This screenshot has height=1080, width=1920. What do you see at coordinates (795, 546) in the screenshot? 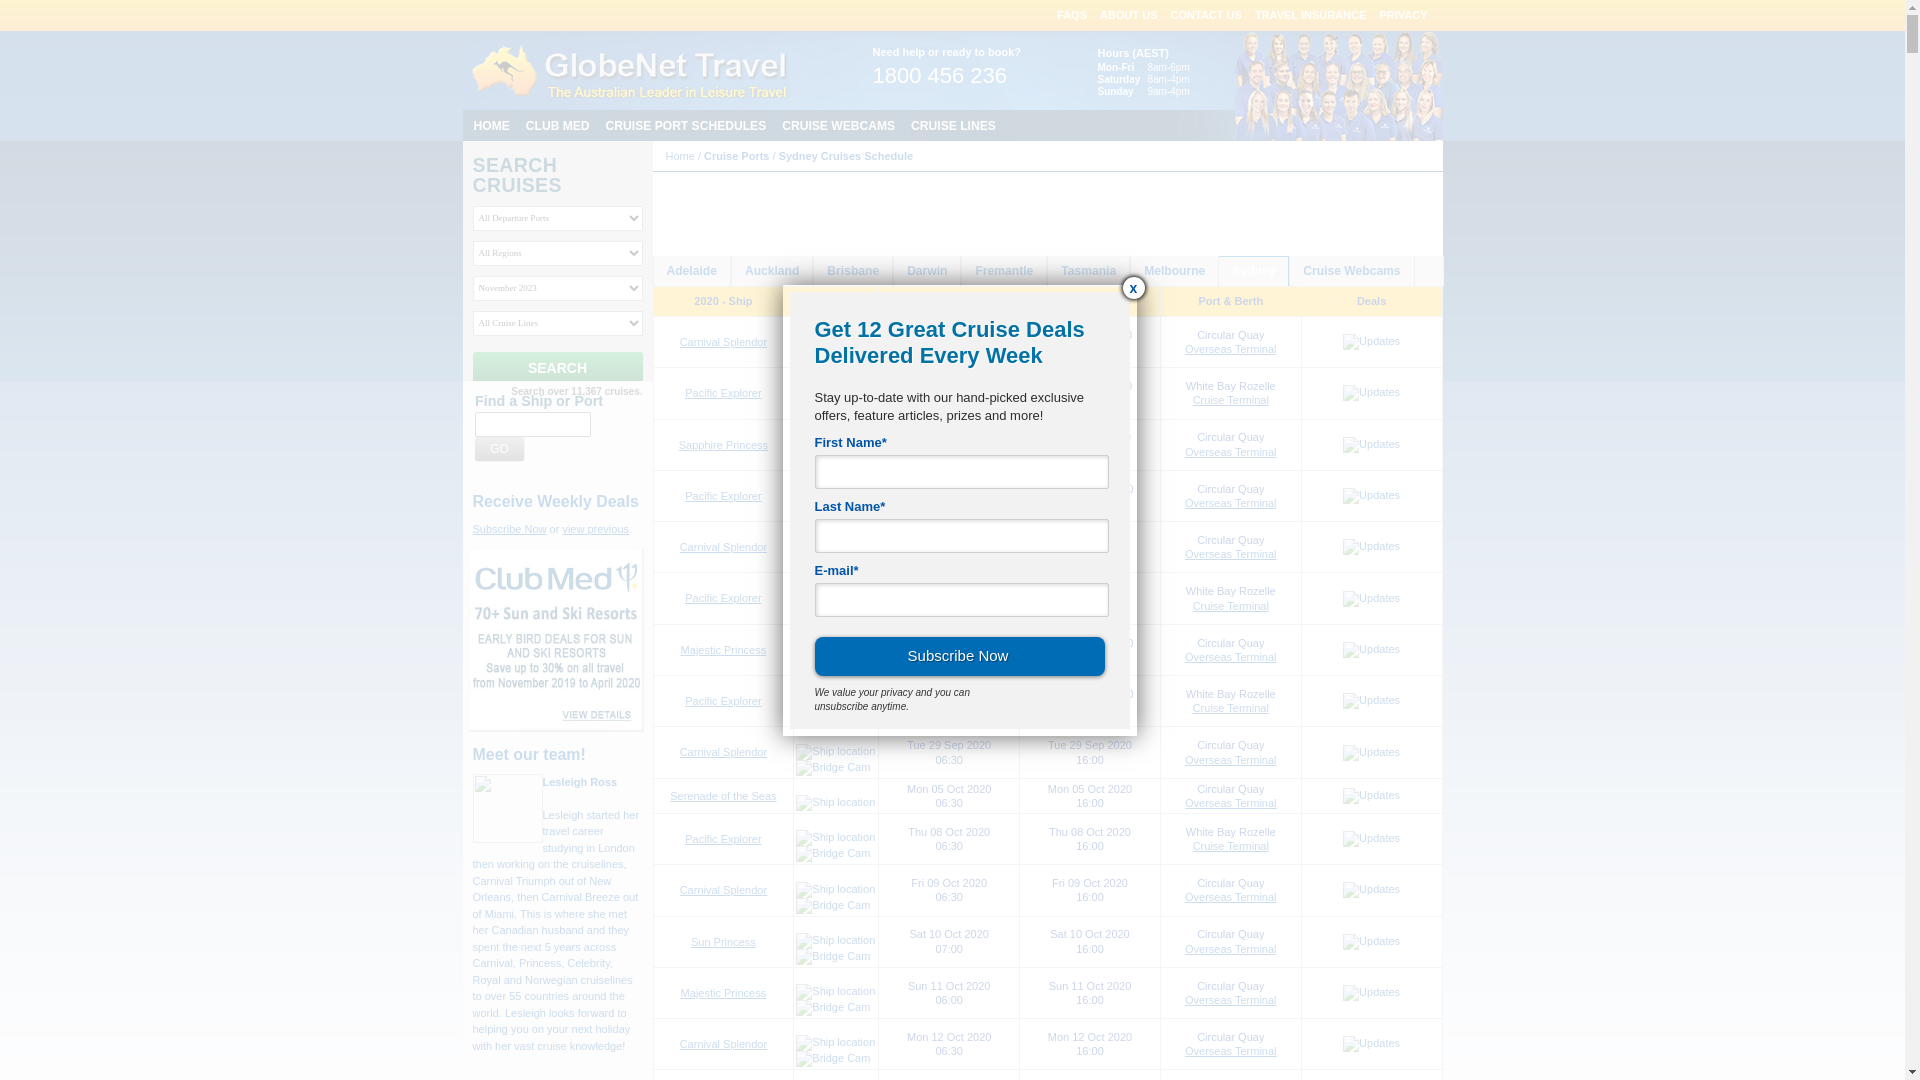
I see `'Ship location'` at bounding box center [795, 546].